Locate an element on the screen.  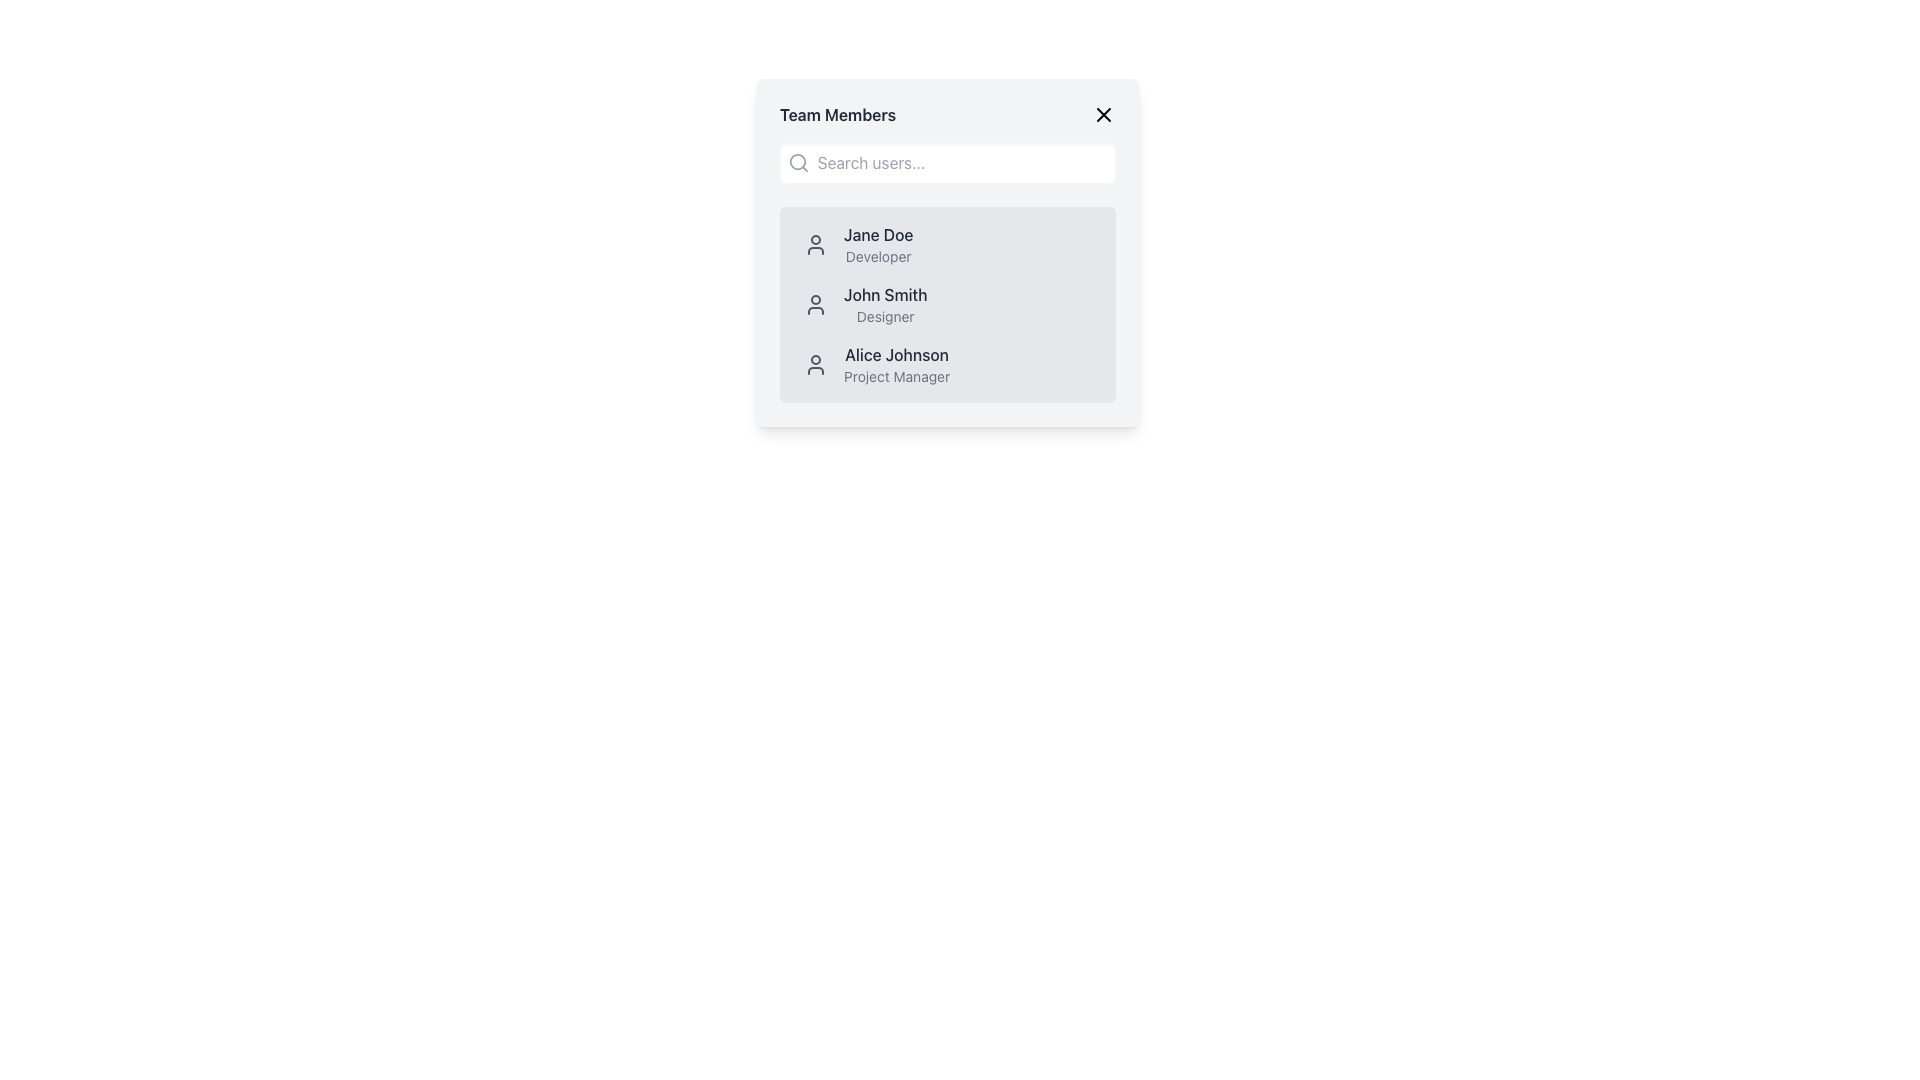
the close button located in the top-right corner of the 'Team Members' card is located at coordinates (1103, 115).